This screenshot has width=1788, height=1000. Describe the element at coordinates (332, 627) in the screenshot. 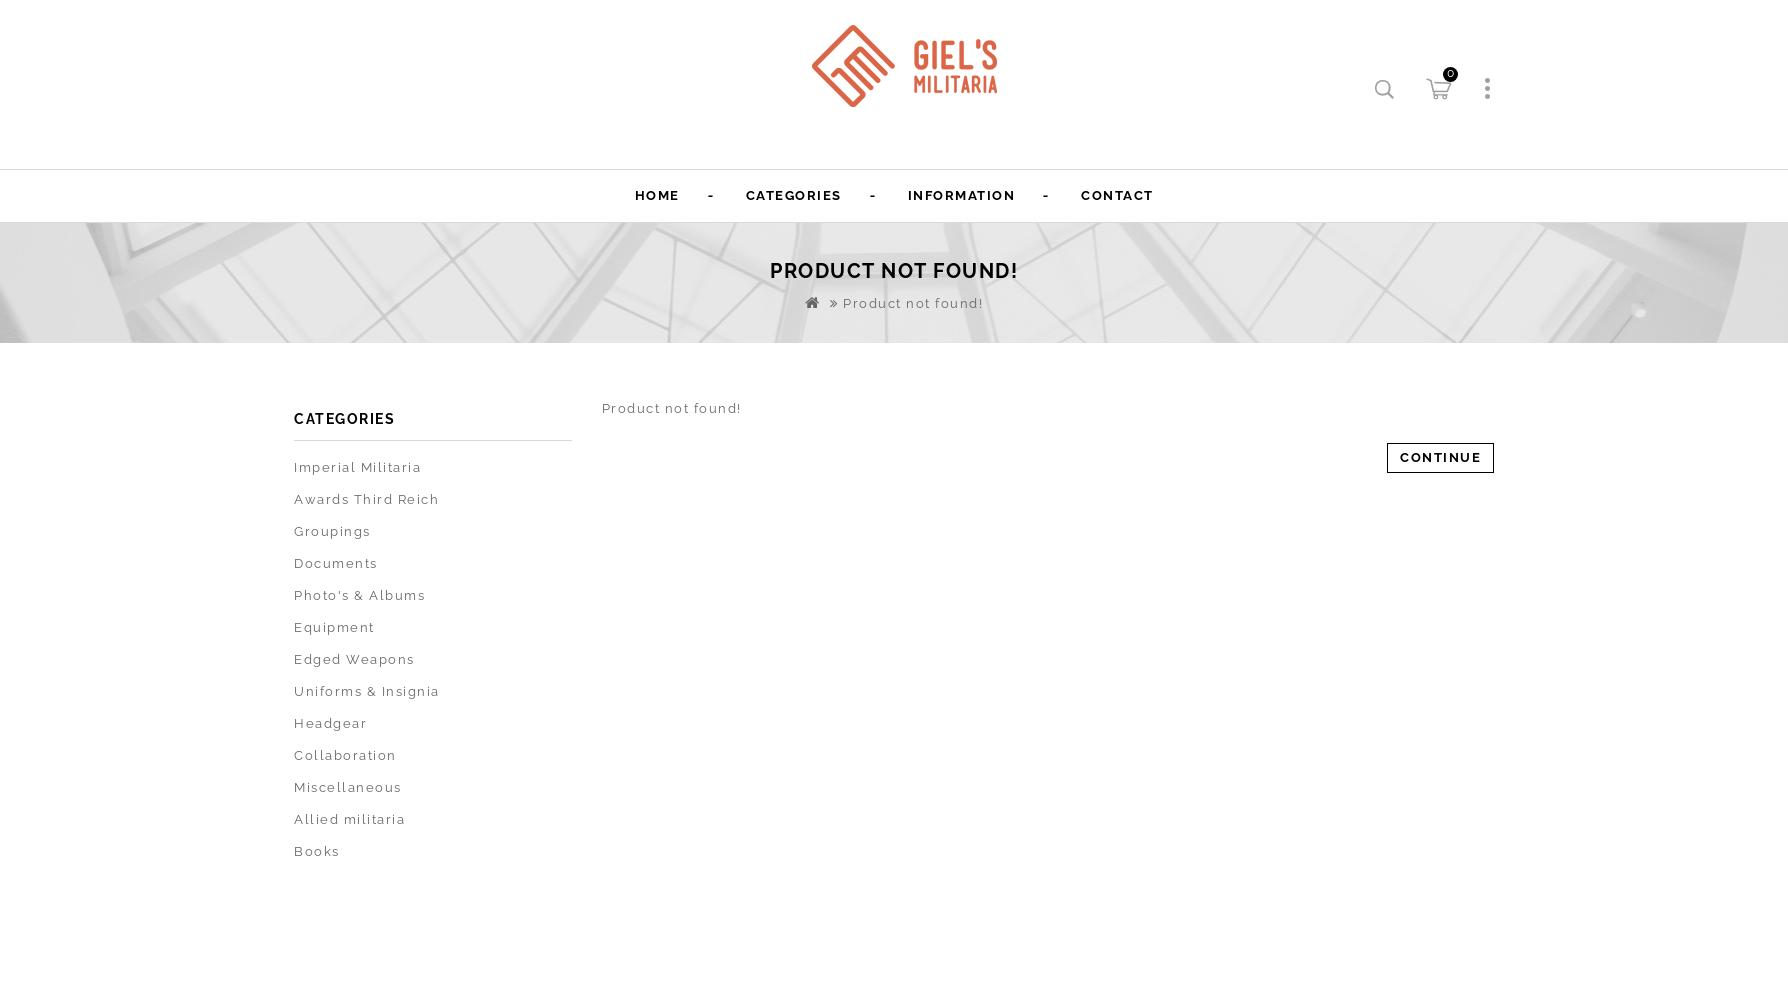

I see `'Equipment'` at that location.